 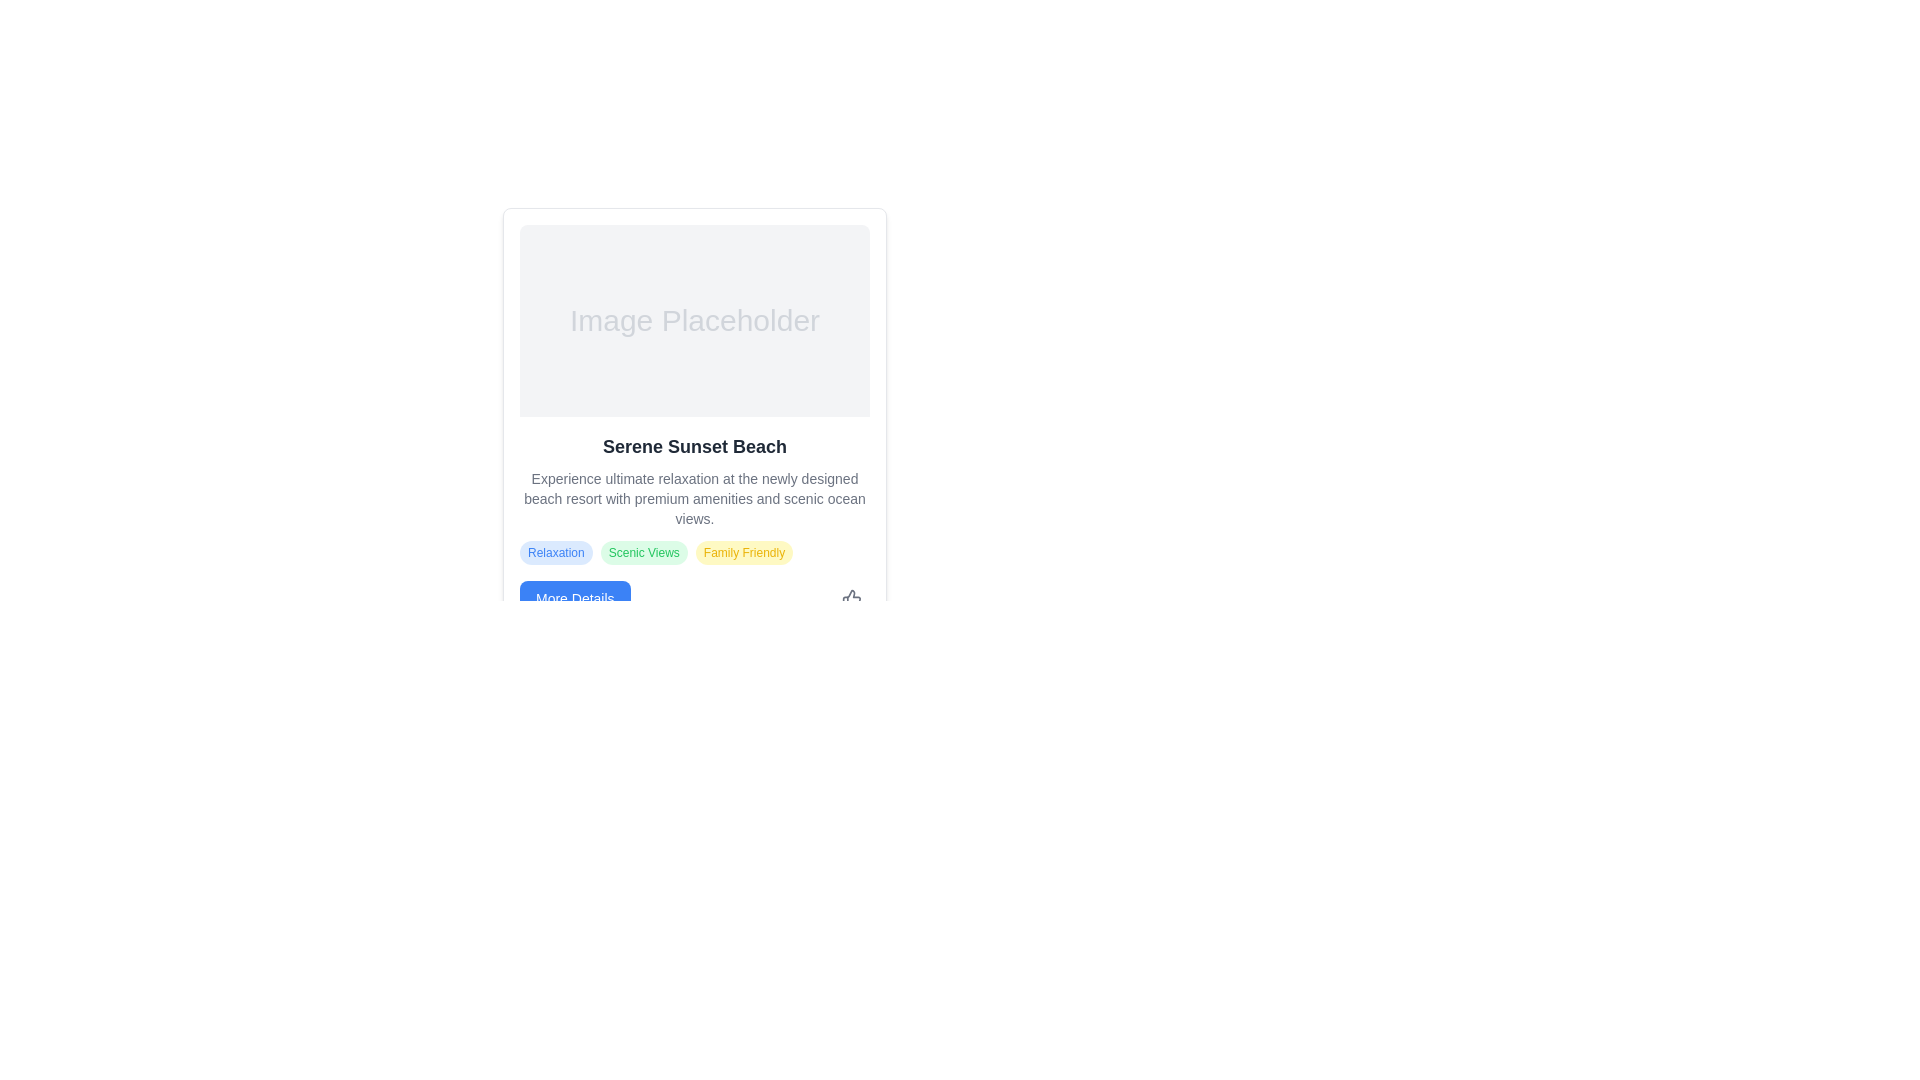 What do you see at coordinates (574, 597) in the screenshot?
I see `the button located in the bottom middle portion of the card, which allows users` at bounding box center [574, 597].